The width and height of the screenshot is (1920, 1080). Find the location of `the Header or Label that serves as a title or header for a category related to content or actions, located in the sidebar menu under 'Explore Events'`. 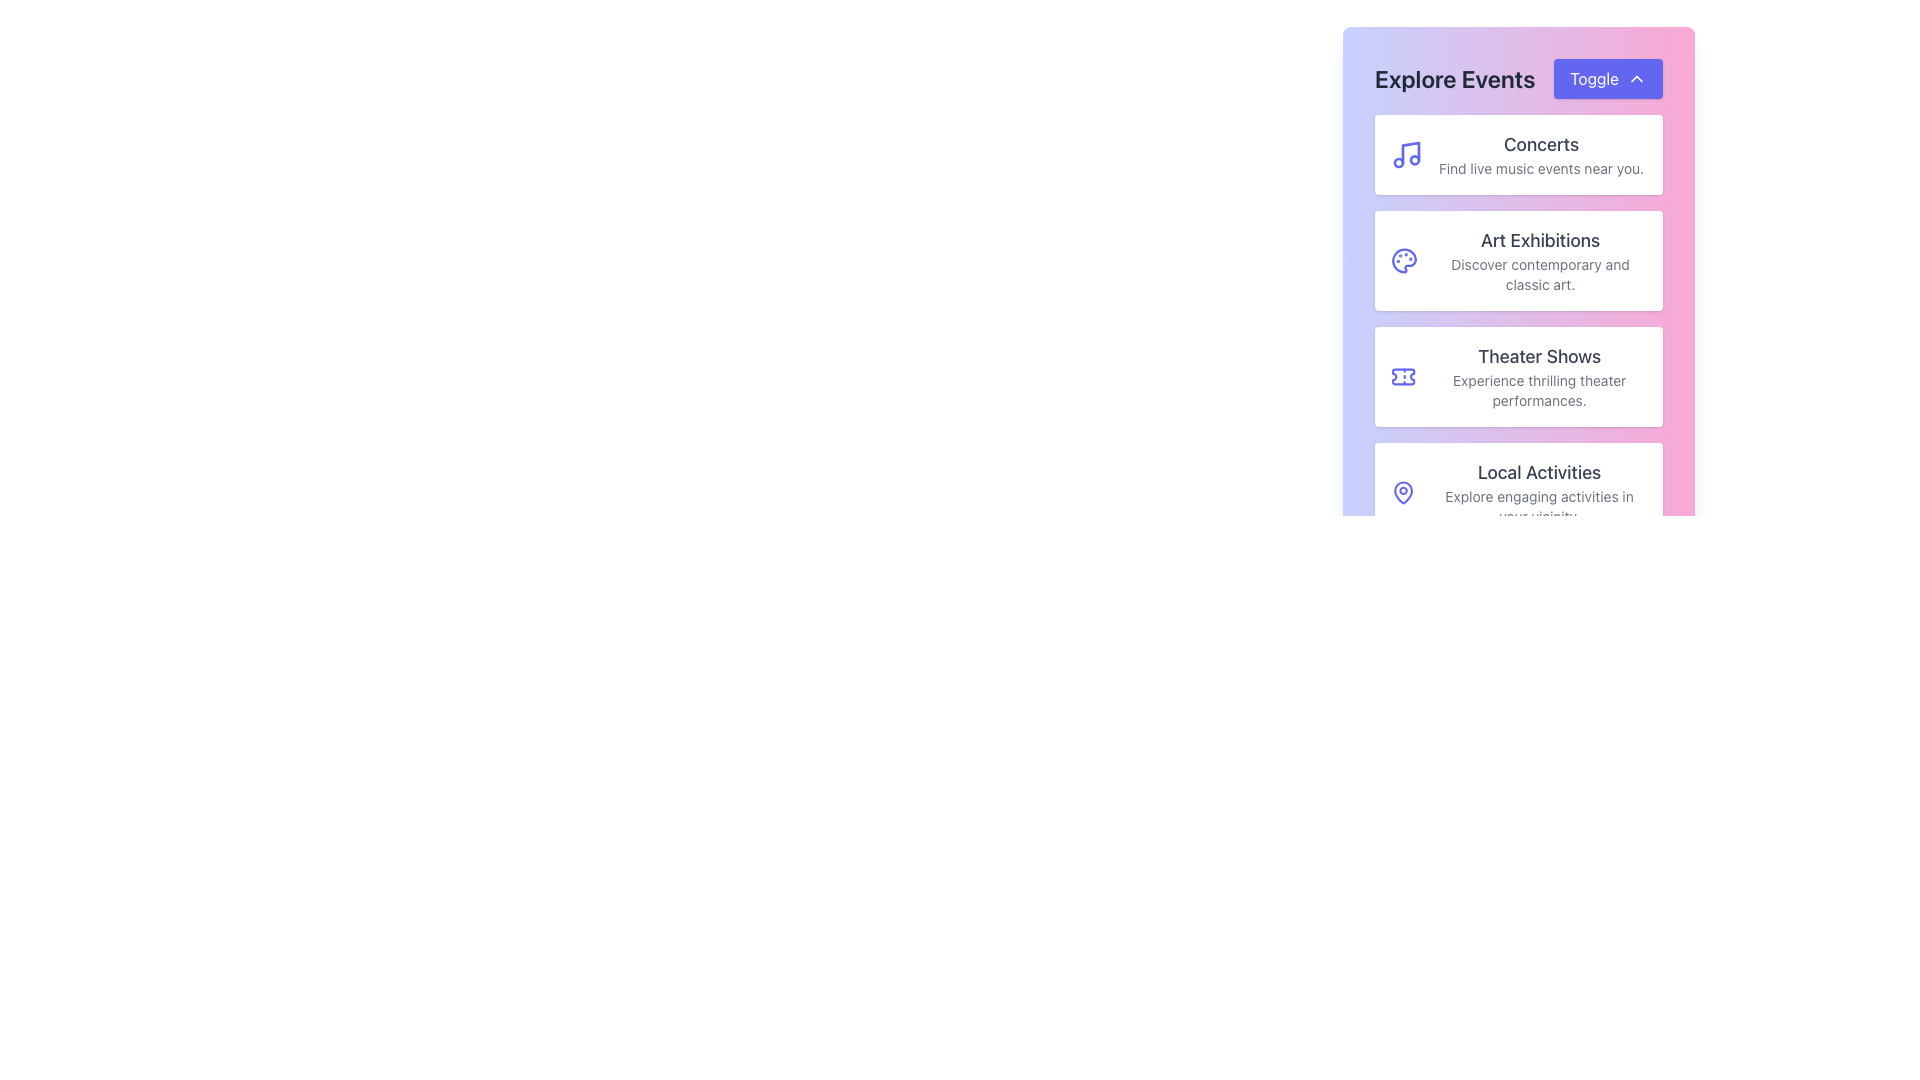

the Header or Label that serves as a title or header for a category related to content or actions, located in the sidebar menu under 'Explore Events' is located at coordinates (1540, 144).